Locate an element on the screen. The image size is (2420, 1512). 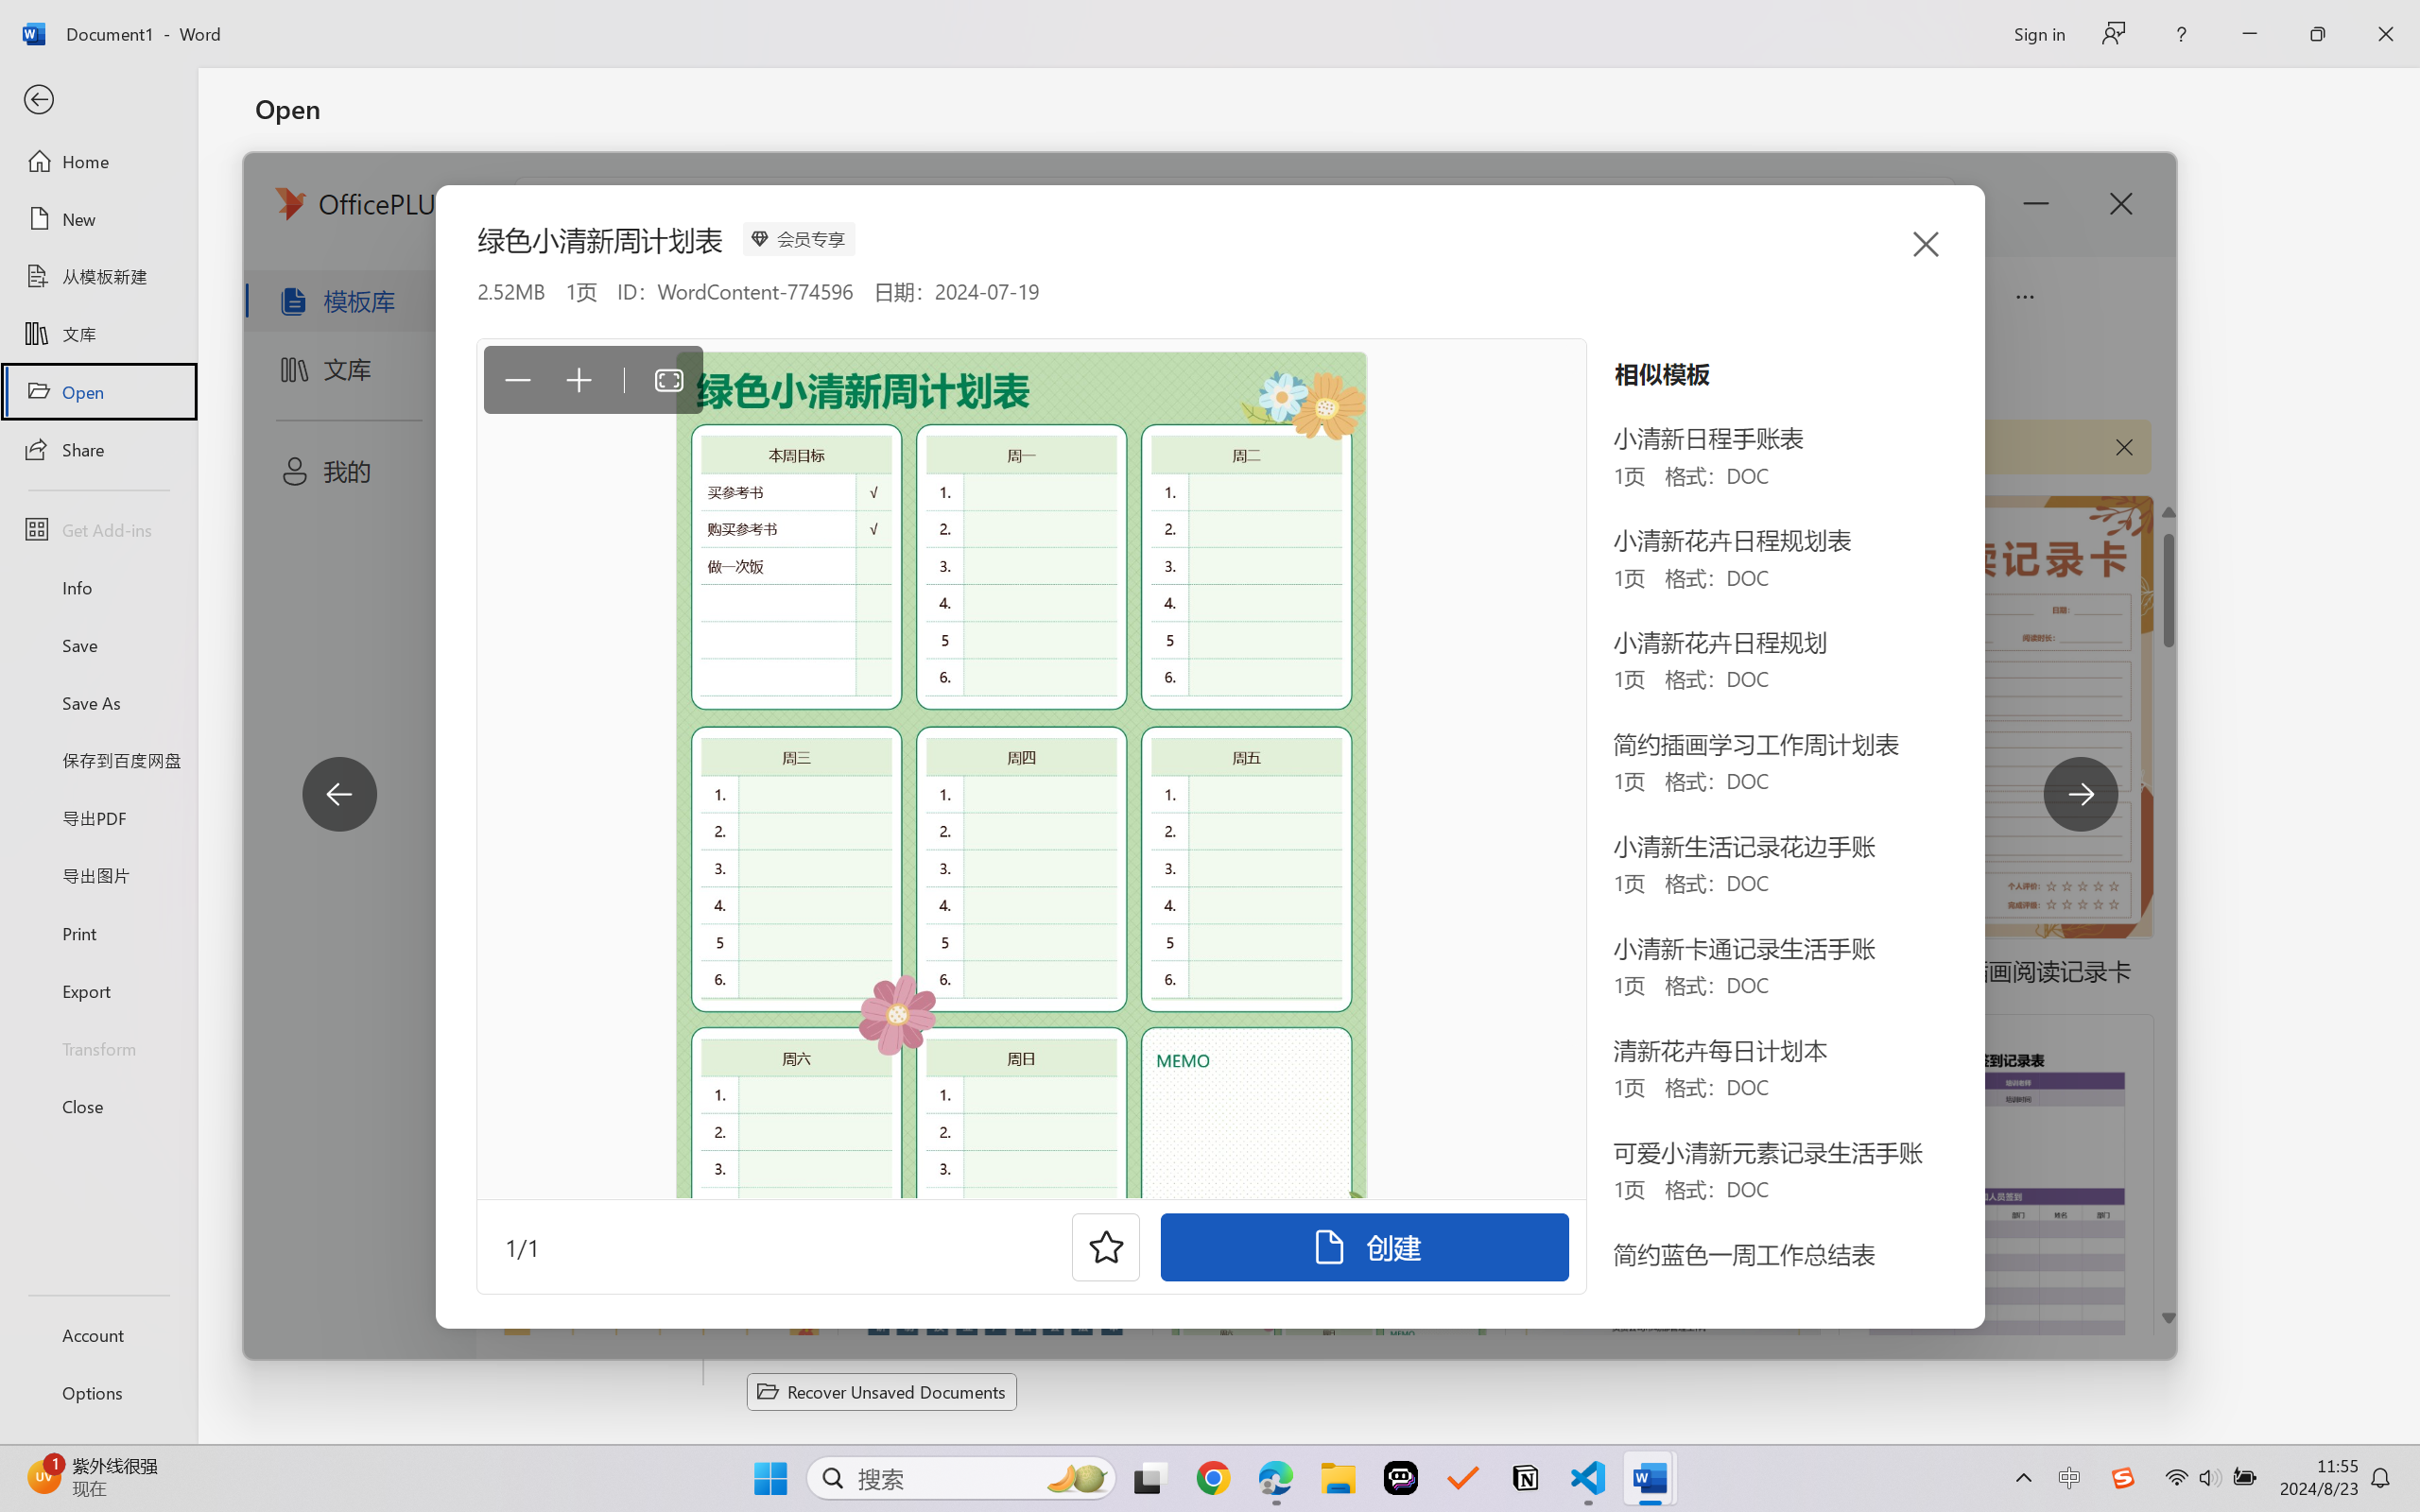
'Save As' is located at coordinates (97, 702).